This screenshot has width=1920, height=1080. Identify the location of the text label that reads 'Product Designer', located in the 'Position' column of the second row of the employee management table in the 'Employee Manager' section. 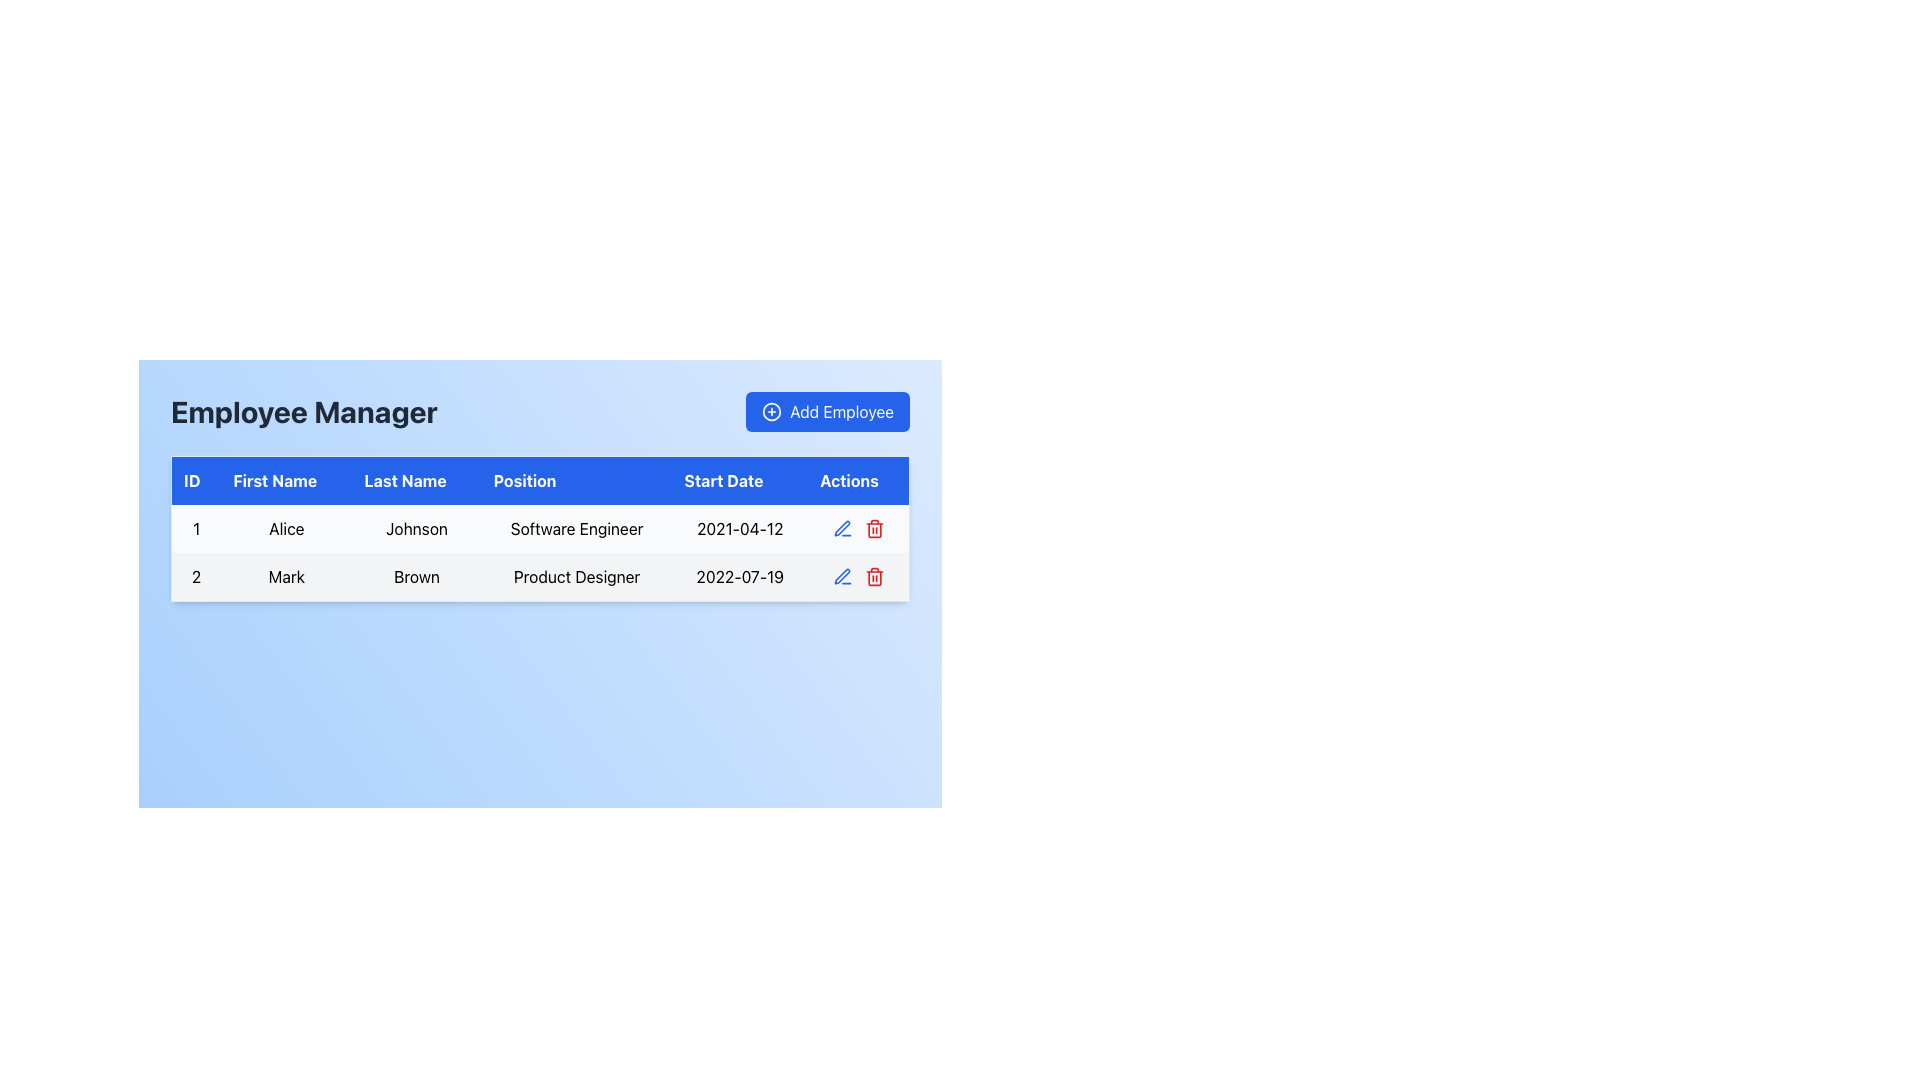
(576, 577).